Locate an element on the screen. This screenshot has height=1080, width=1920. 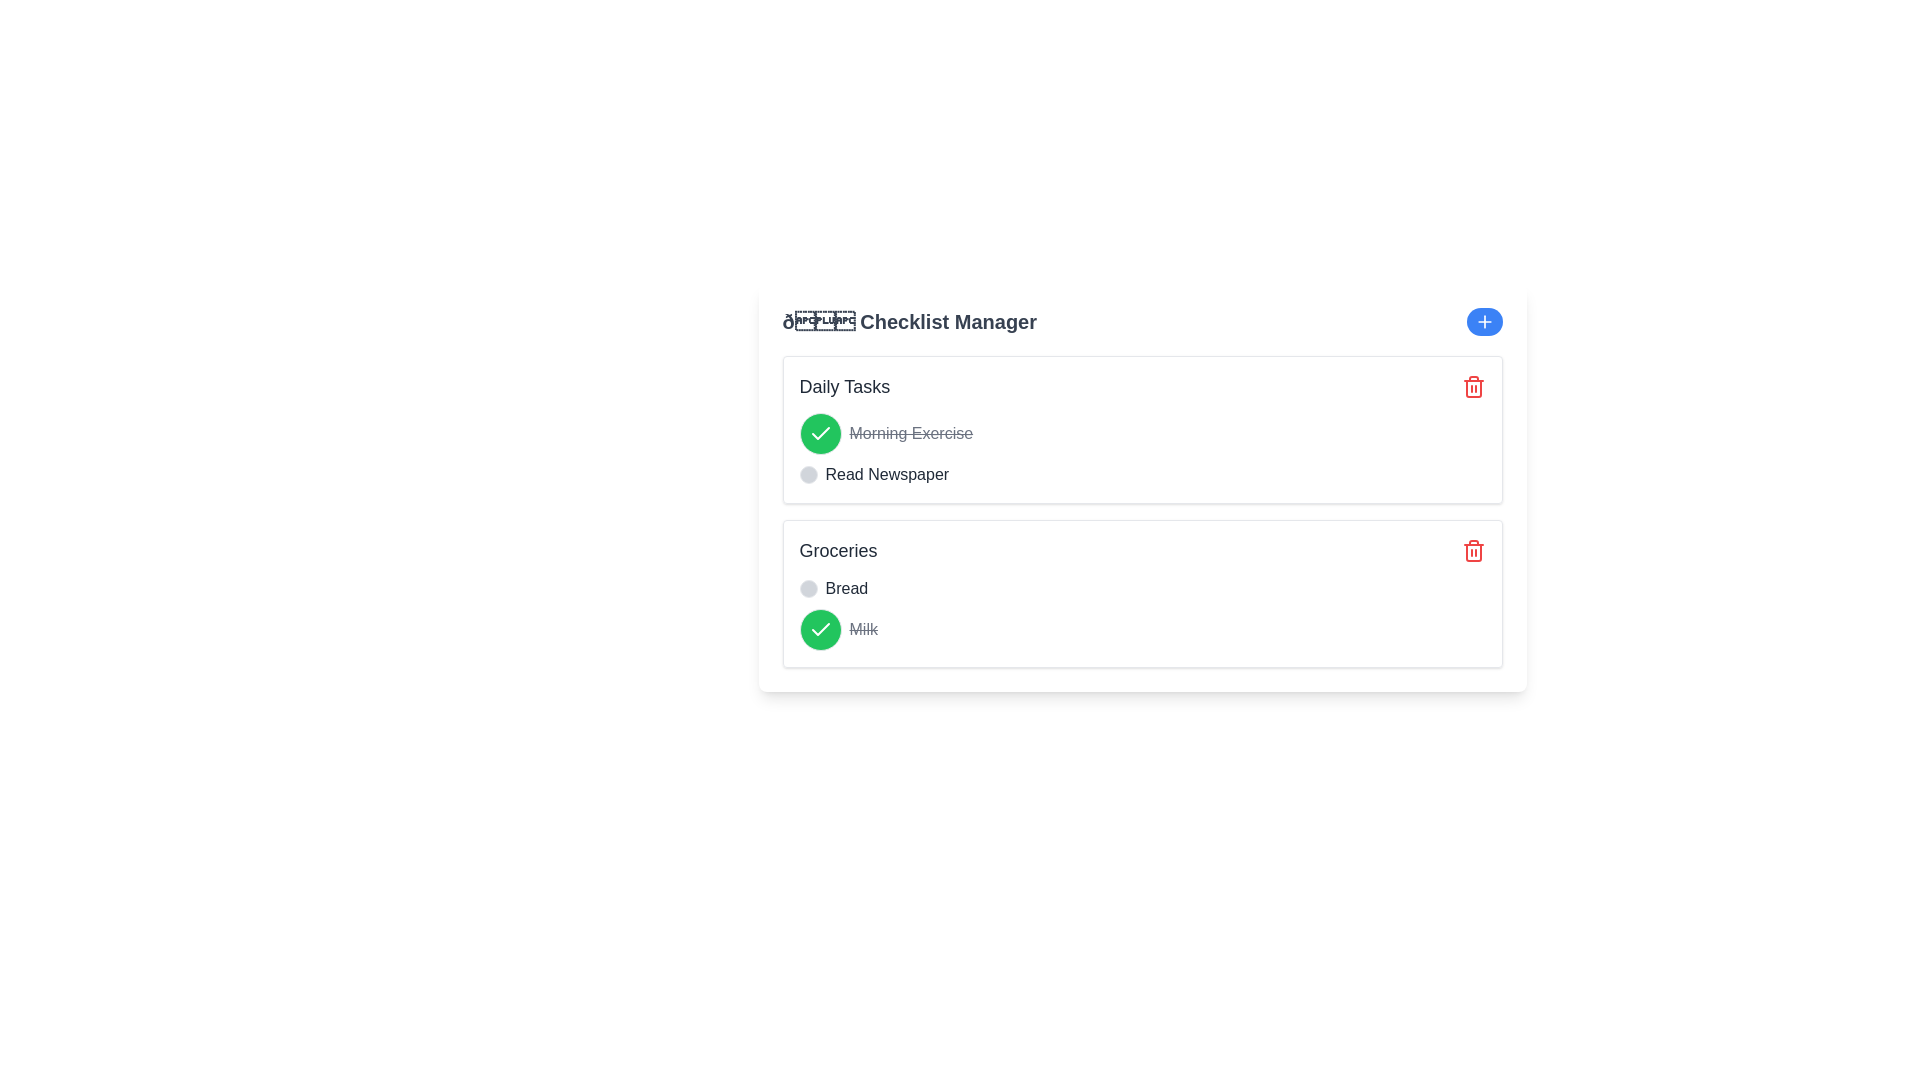
the 'Morning Exercise' text label, which is styled with a strikethrough to indicate completion, located is located at coordinates (910, 433).